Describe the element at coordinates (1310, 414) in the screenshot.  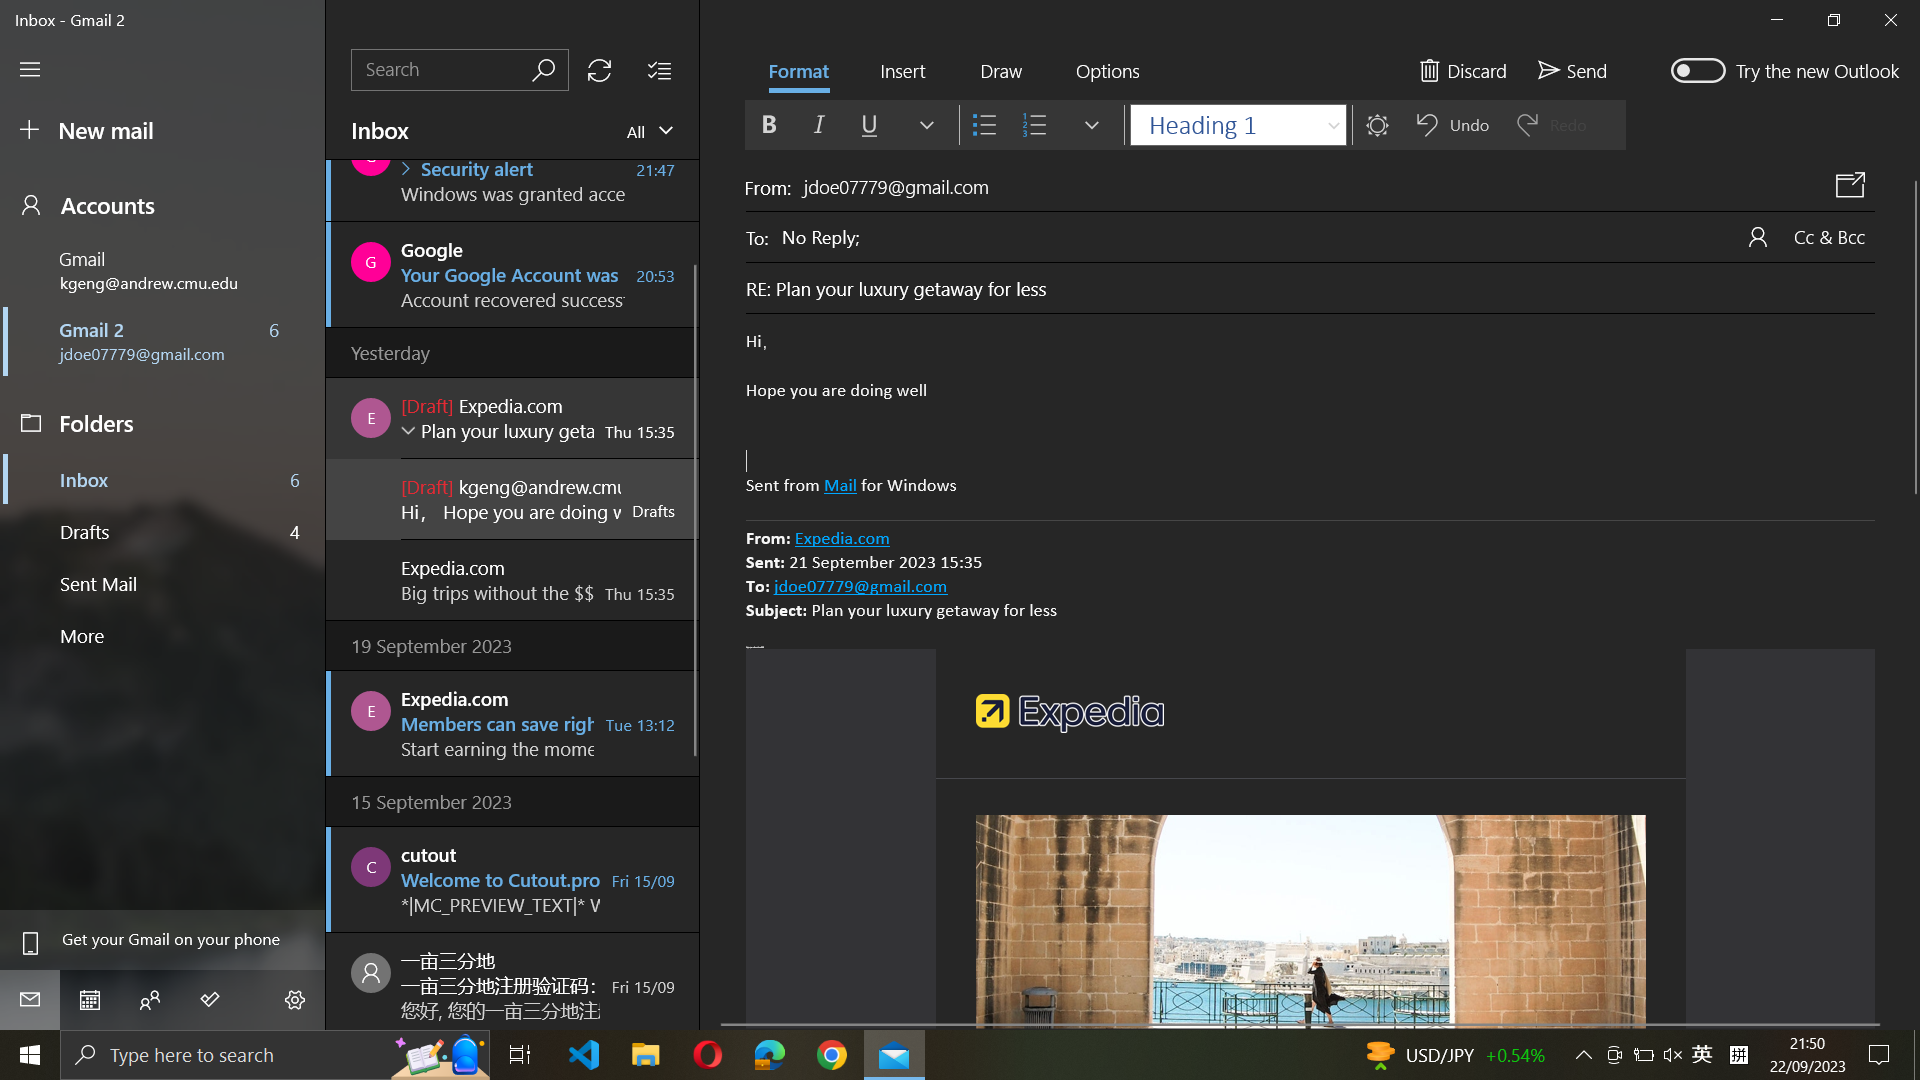
I see `Underline text in mail body` at that location.